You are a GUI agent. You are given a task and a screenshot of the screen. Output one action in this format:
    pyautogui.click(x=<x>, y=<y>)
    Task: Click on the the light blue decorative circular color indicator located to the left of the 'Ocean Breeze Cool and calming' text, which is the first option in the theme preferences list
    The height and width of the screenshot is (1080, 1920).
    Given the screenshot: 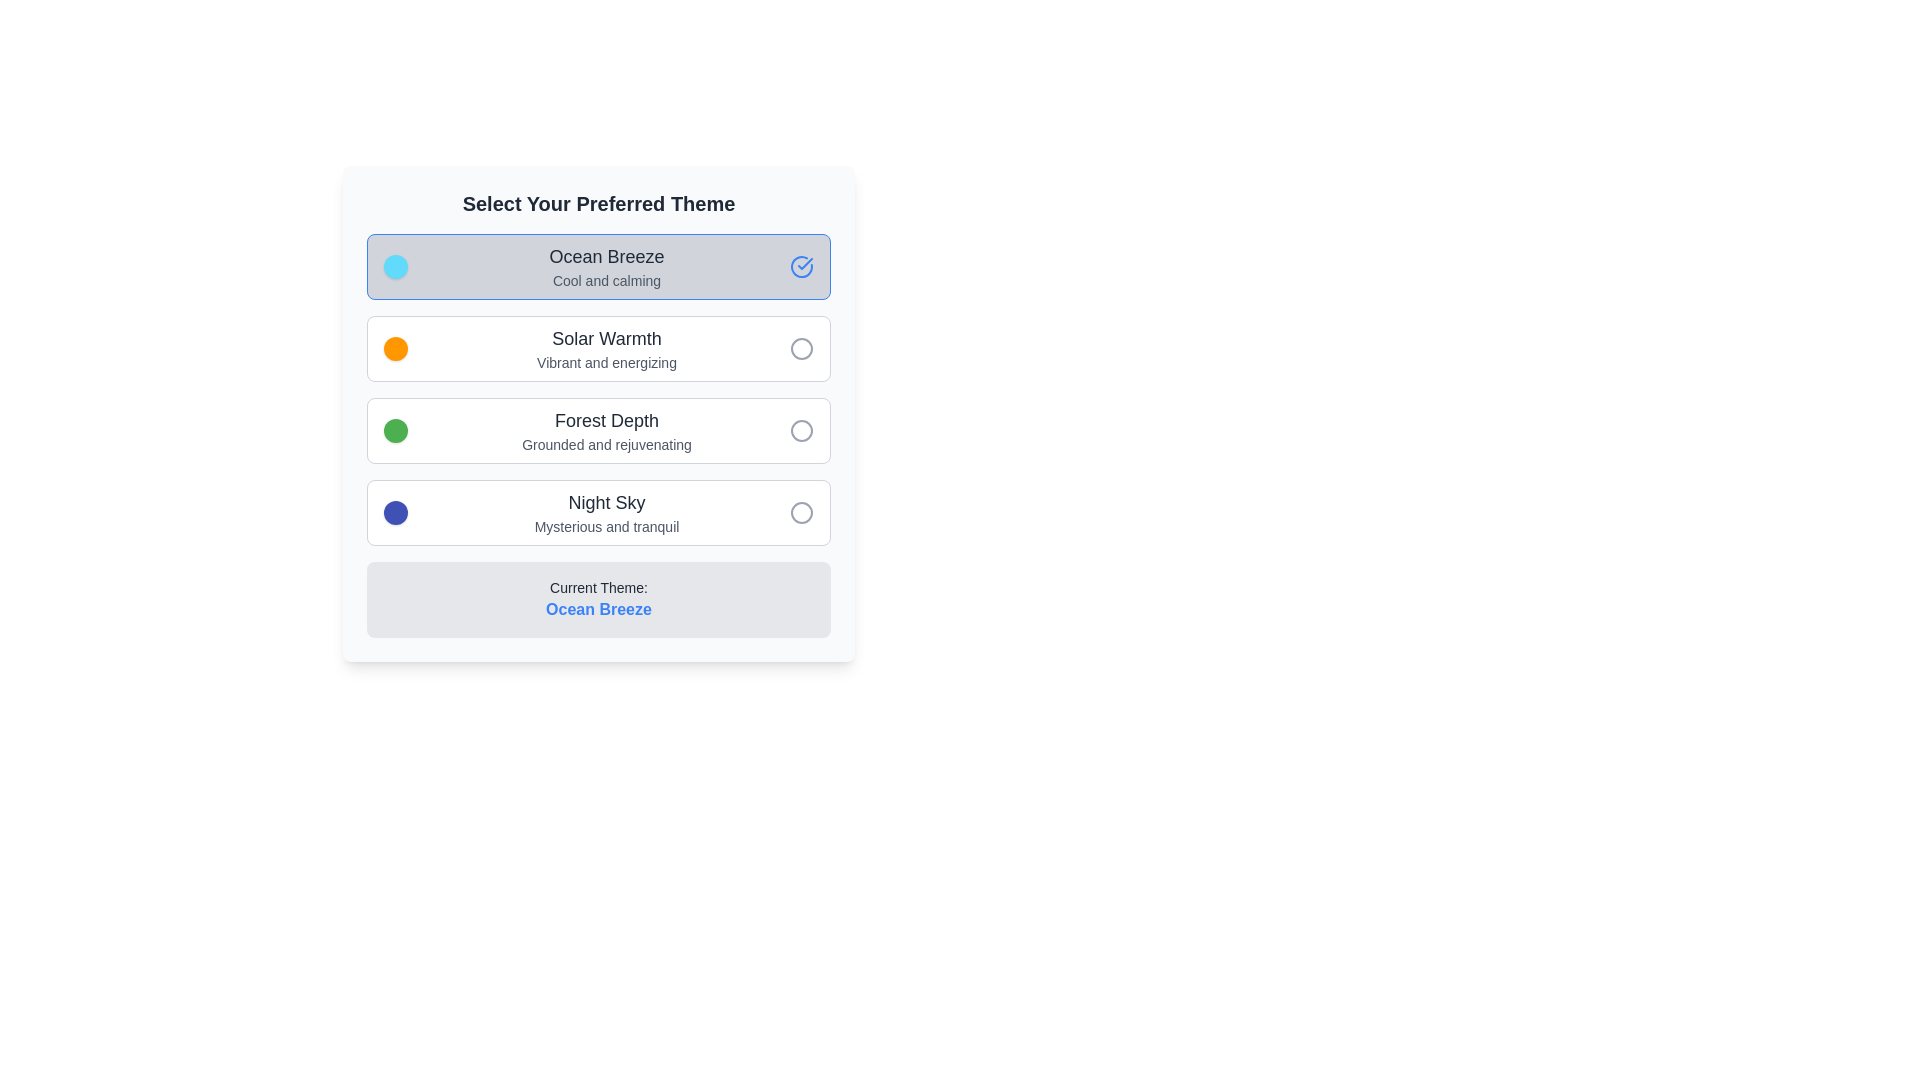 What is the action you would take?
    pyautogui.click(x=395, y=265)
    